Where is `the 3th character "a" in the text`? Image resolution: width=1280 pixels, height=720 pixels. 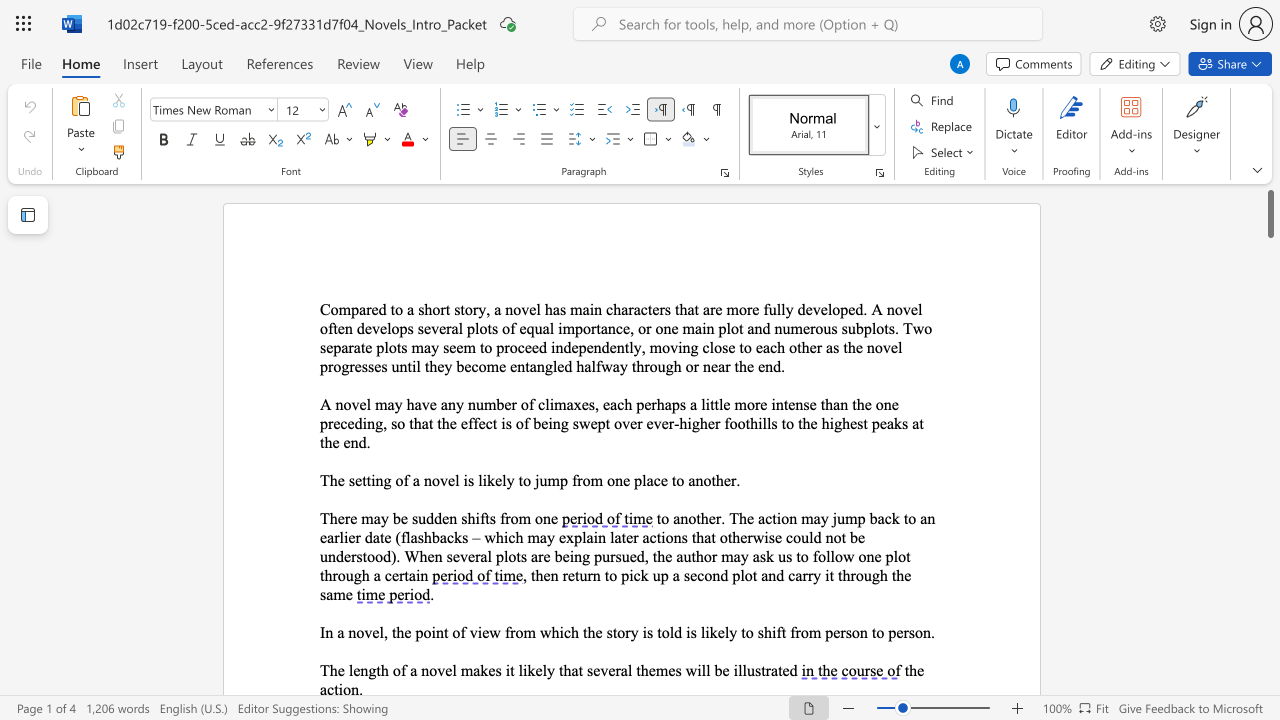 the 3th character "a" in the text is located at coordinates (533, 366).